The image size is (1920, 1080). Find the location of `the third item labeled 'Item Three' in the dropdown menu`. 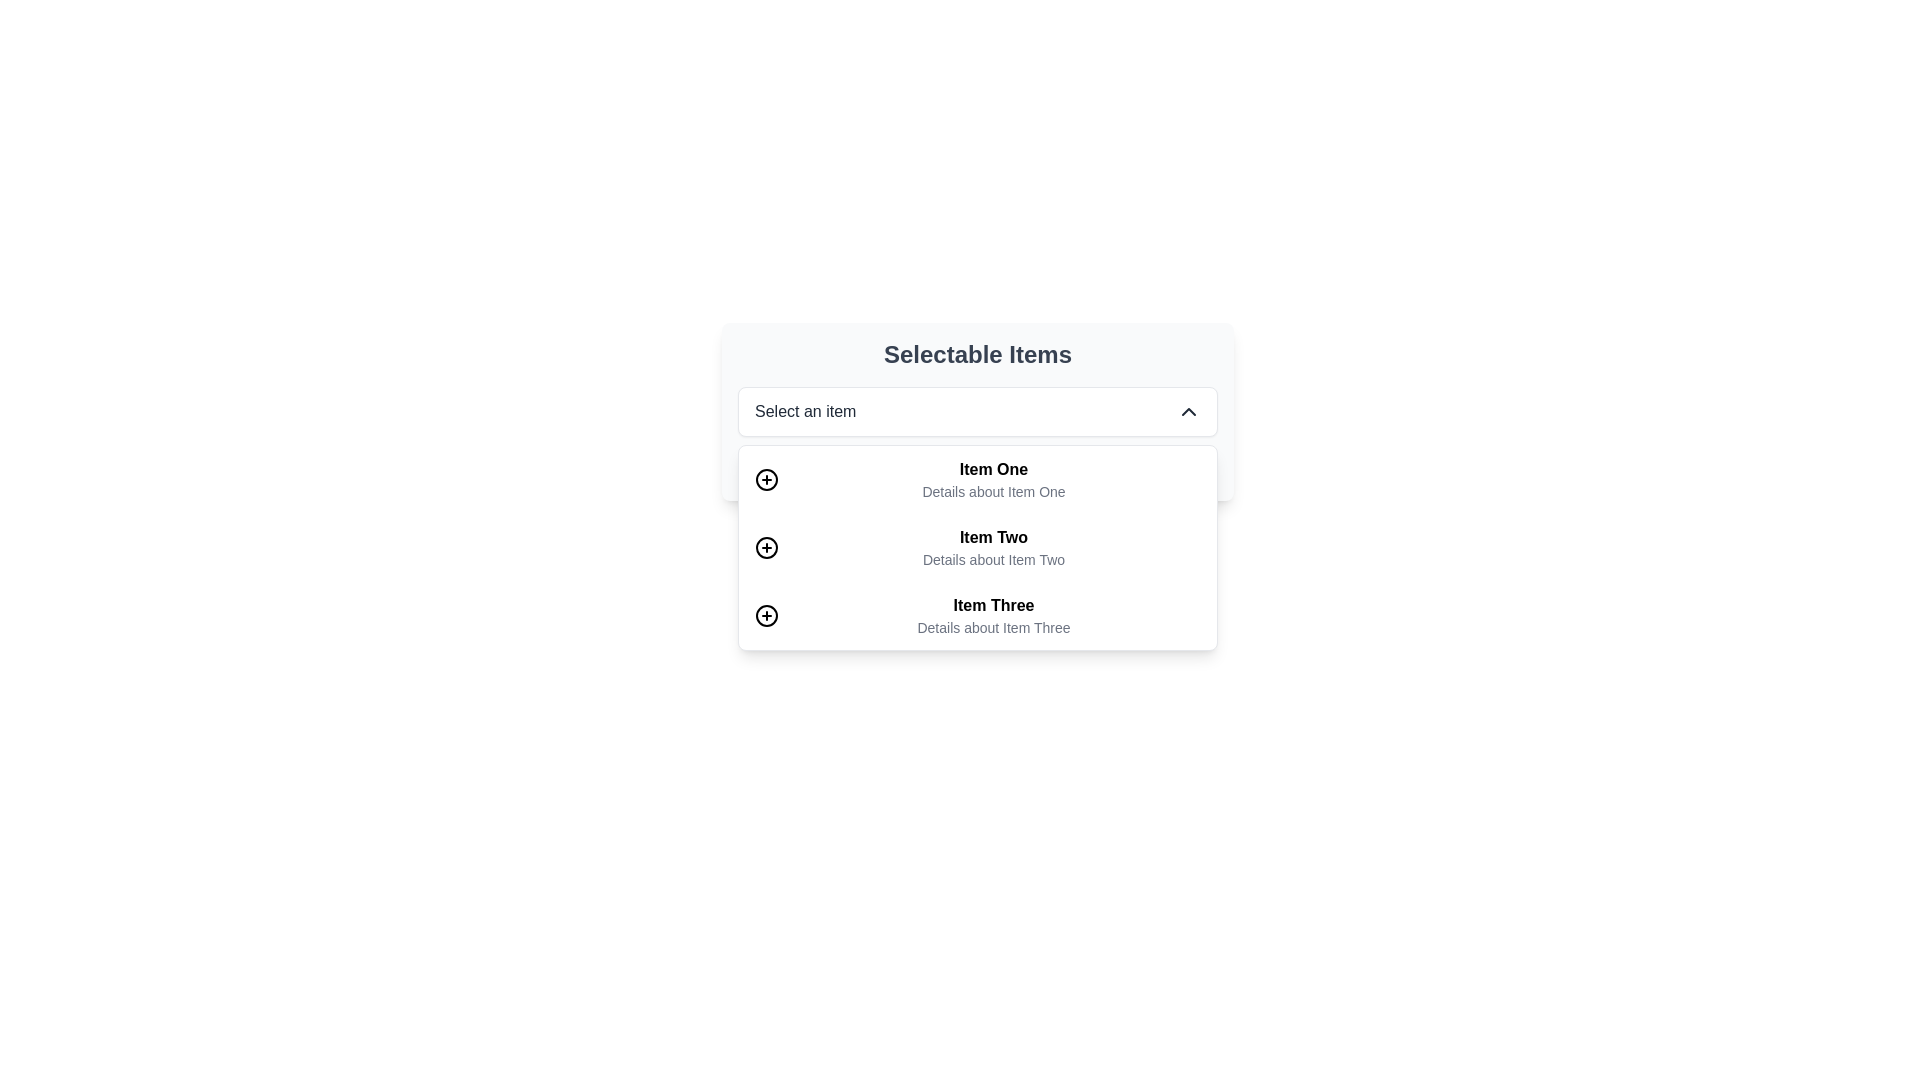

the third item labeled 'Item Three' in the dropdown menu is located at coordinates (978, 615).